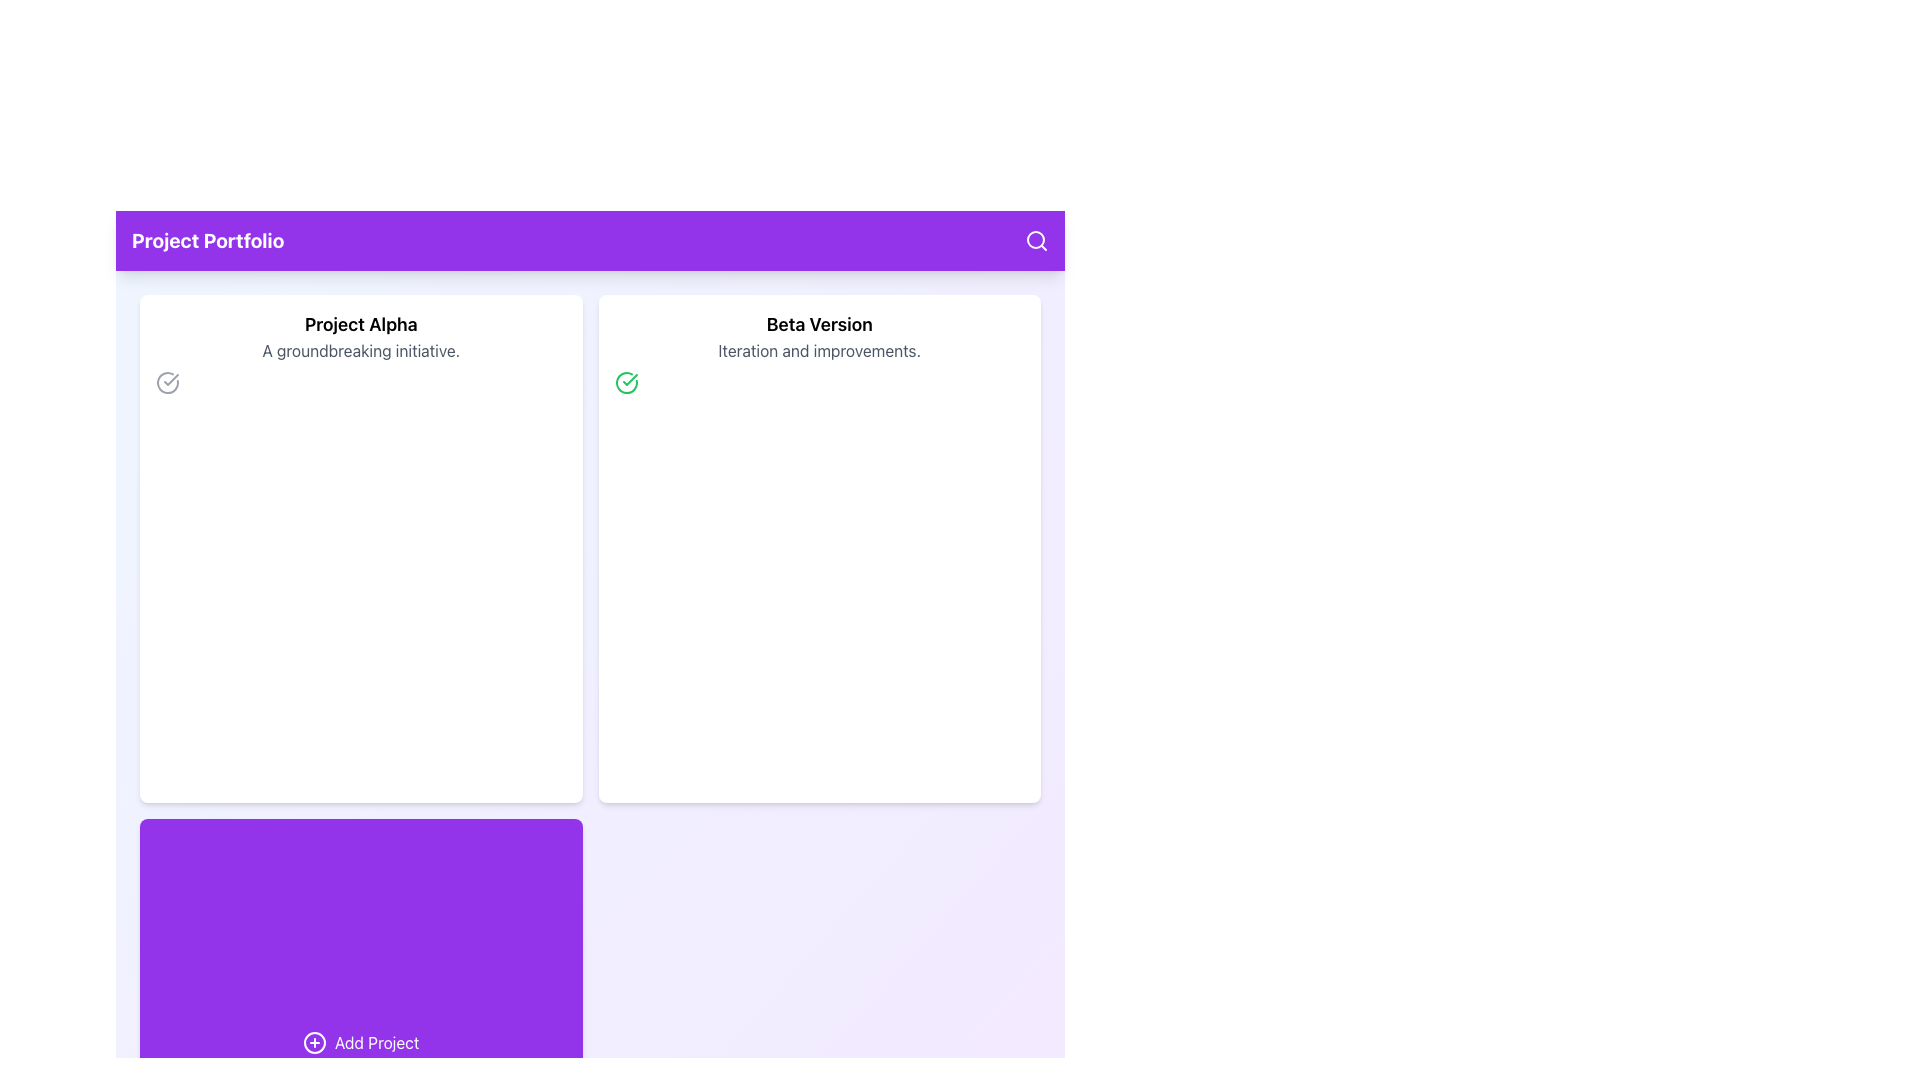 Image resolution: width=1920 pixels, height=1080 pixels. I want to click on details of the 'Project Alpha' card, which is a white rectangular card with rounded corners and a shadow effect, featuring a bold title and a check icon in the top-left corner, so click(361, 548).